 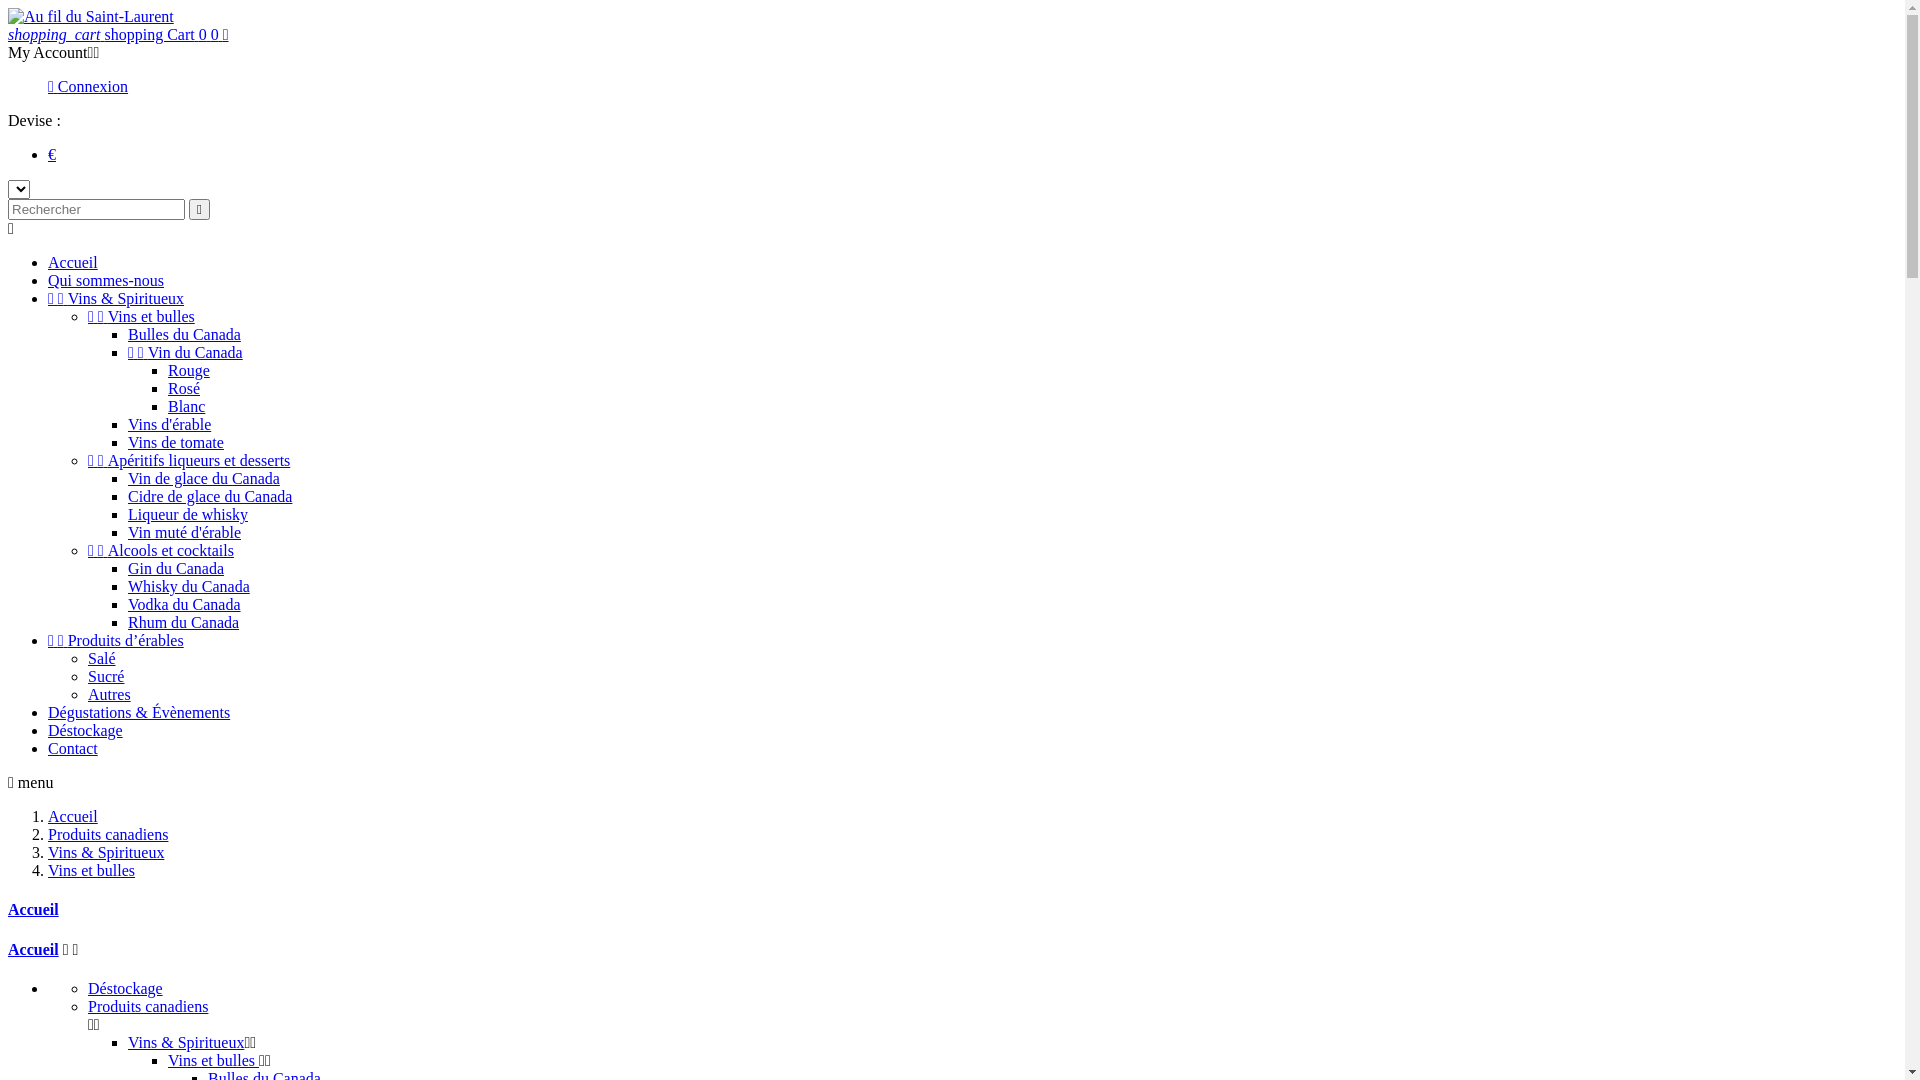 What do you see at coordinates (184, 603) in the screenshot?
I see `'Vodka du Canada'` at bounding box center [184, 603].